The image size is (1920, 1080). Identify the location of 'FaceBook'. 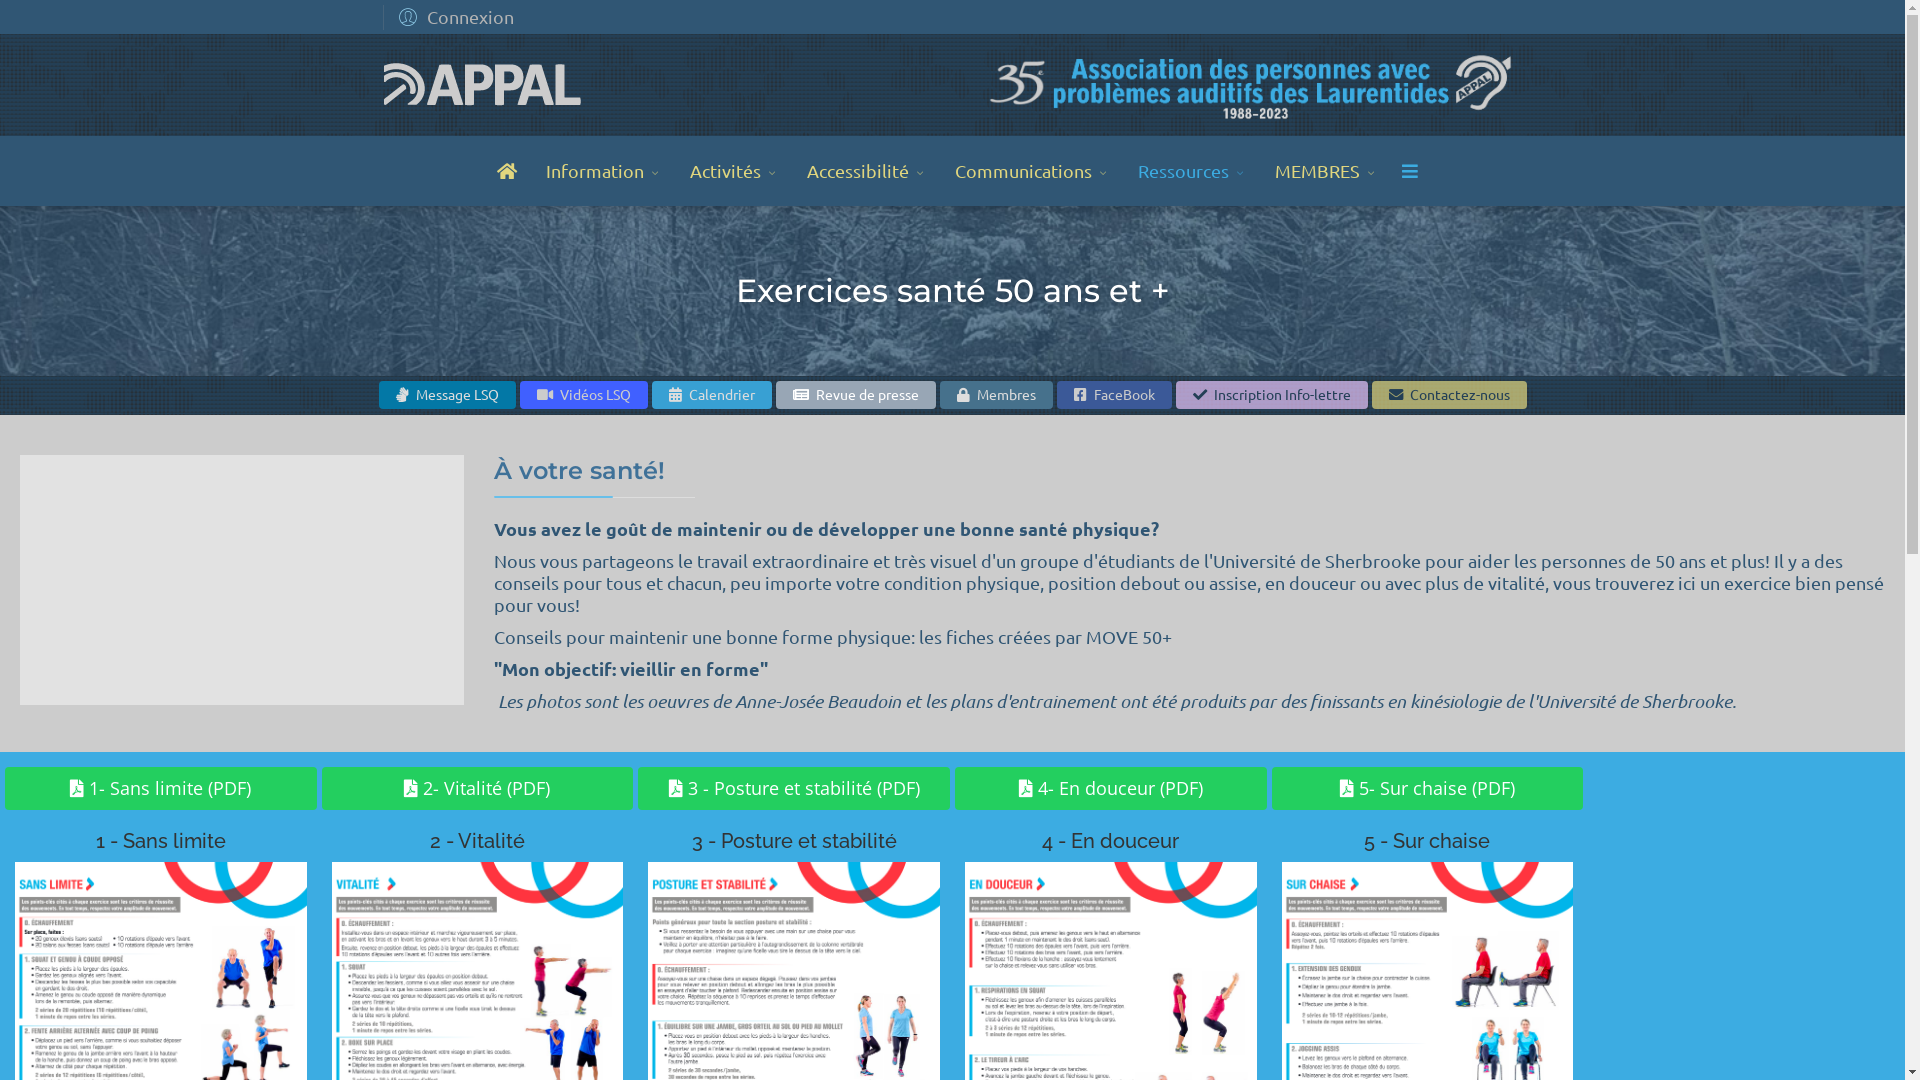
(1112, 394).